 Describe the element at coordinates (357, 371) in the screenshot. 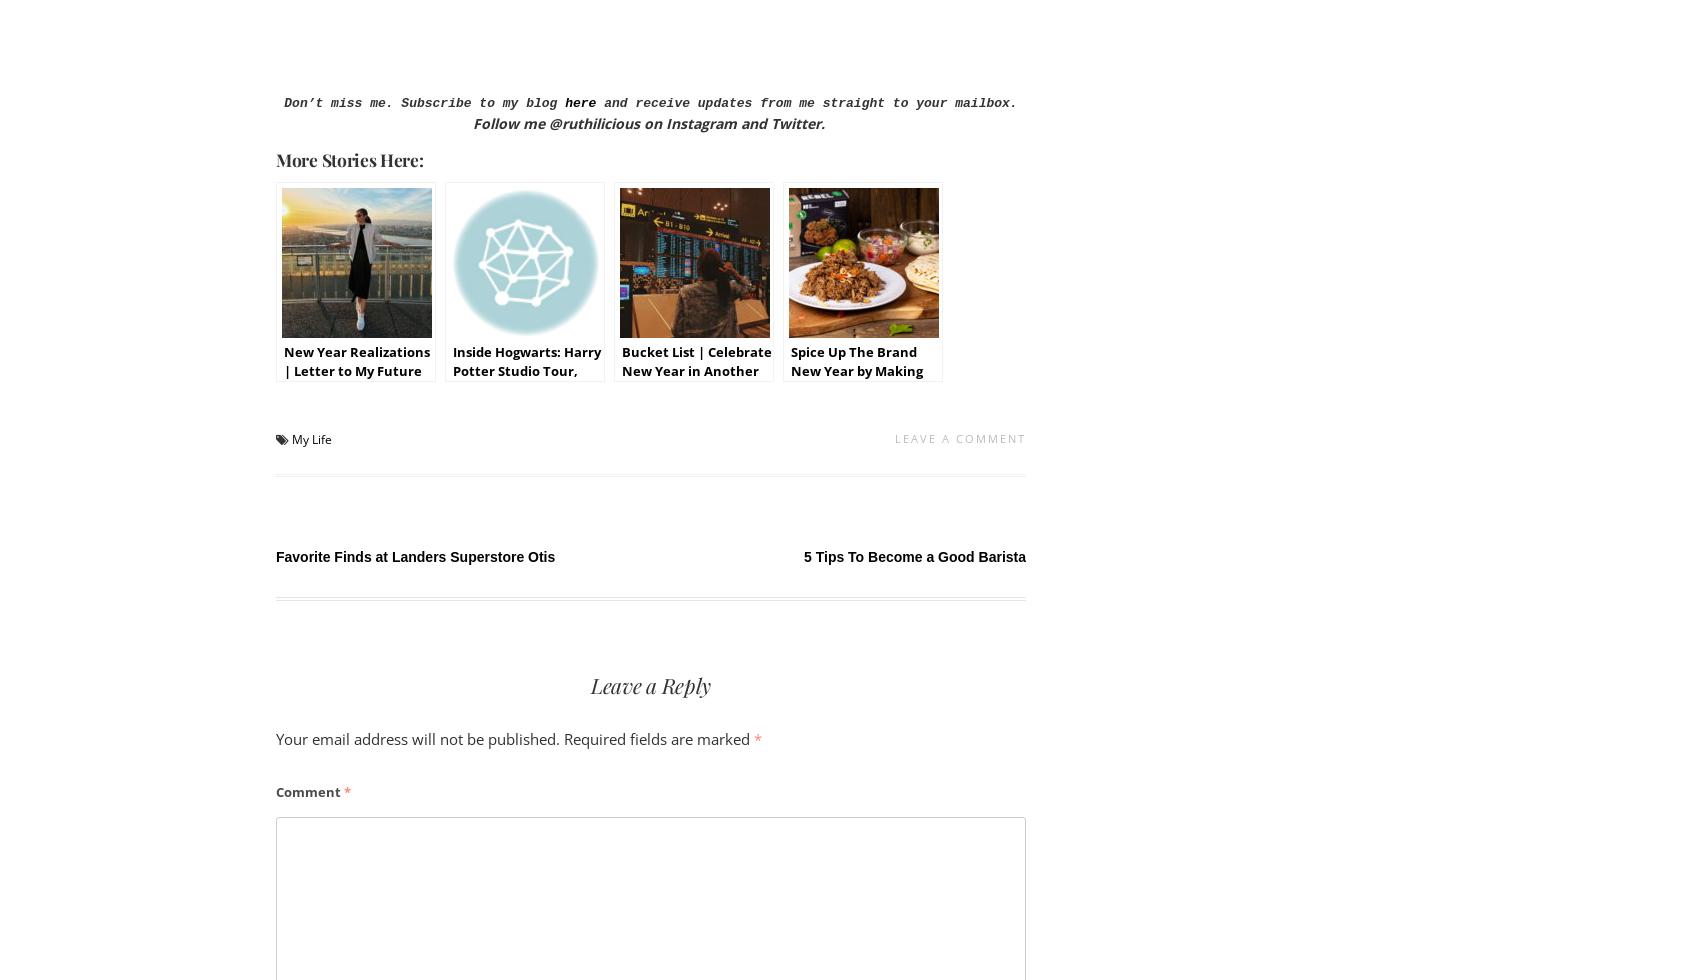

I see `'New Year Realizations | Letter to My Future Self'` at that location.